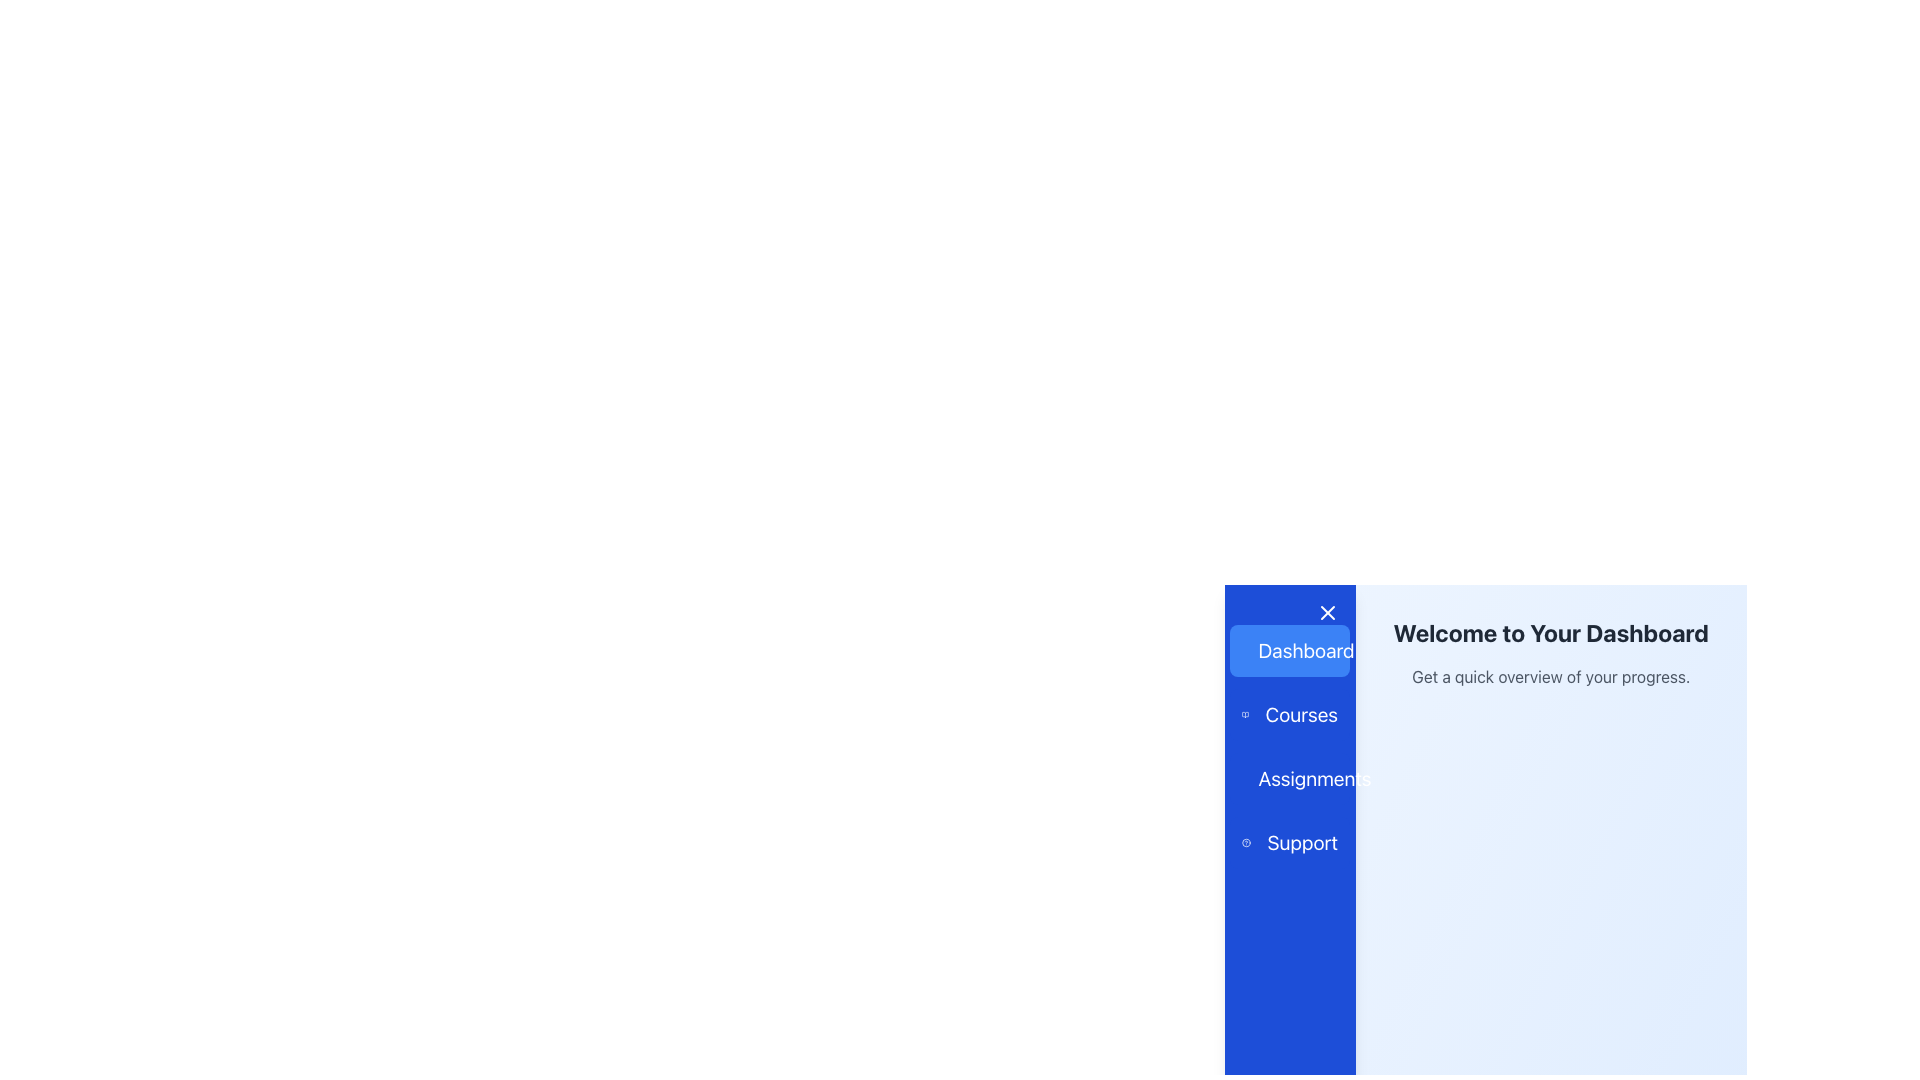 This screenshot has width=1920, height=1080. Describe the element at coordinates (1290, 713) in the screenshot. I see `the 'Courses' button, which is a rectangular button with a blue background and white text, located in the vertical navigation menu below the 'Dashboard' button` at that location.